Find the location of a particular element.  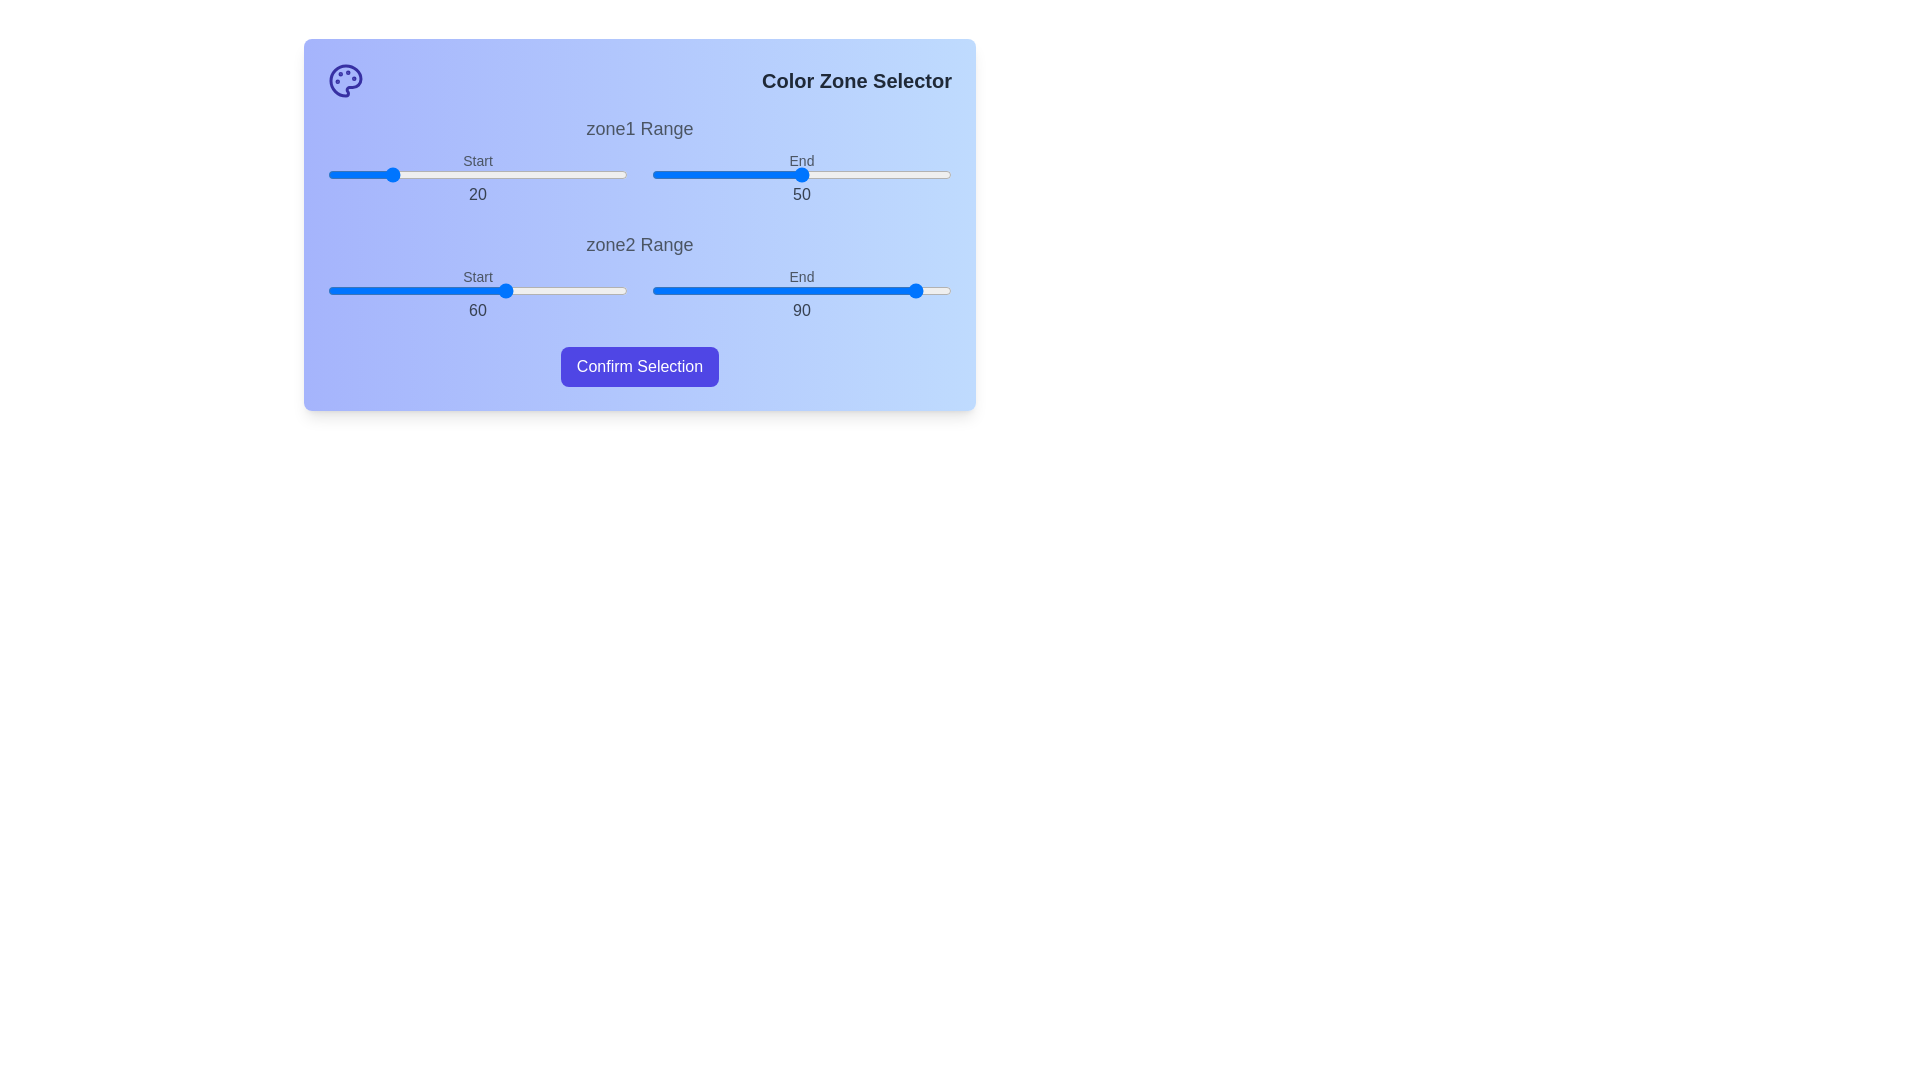

the end range slider for zone2 to 67 is located at coordinates (853, 290).